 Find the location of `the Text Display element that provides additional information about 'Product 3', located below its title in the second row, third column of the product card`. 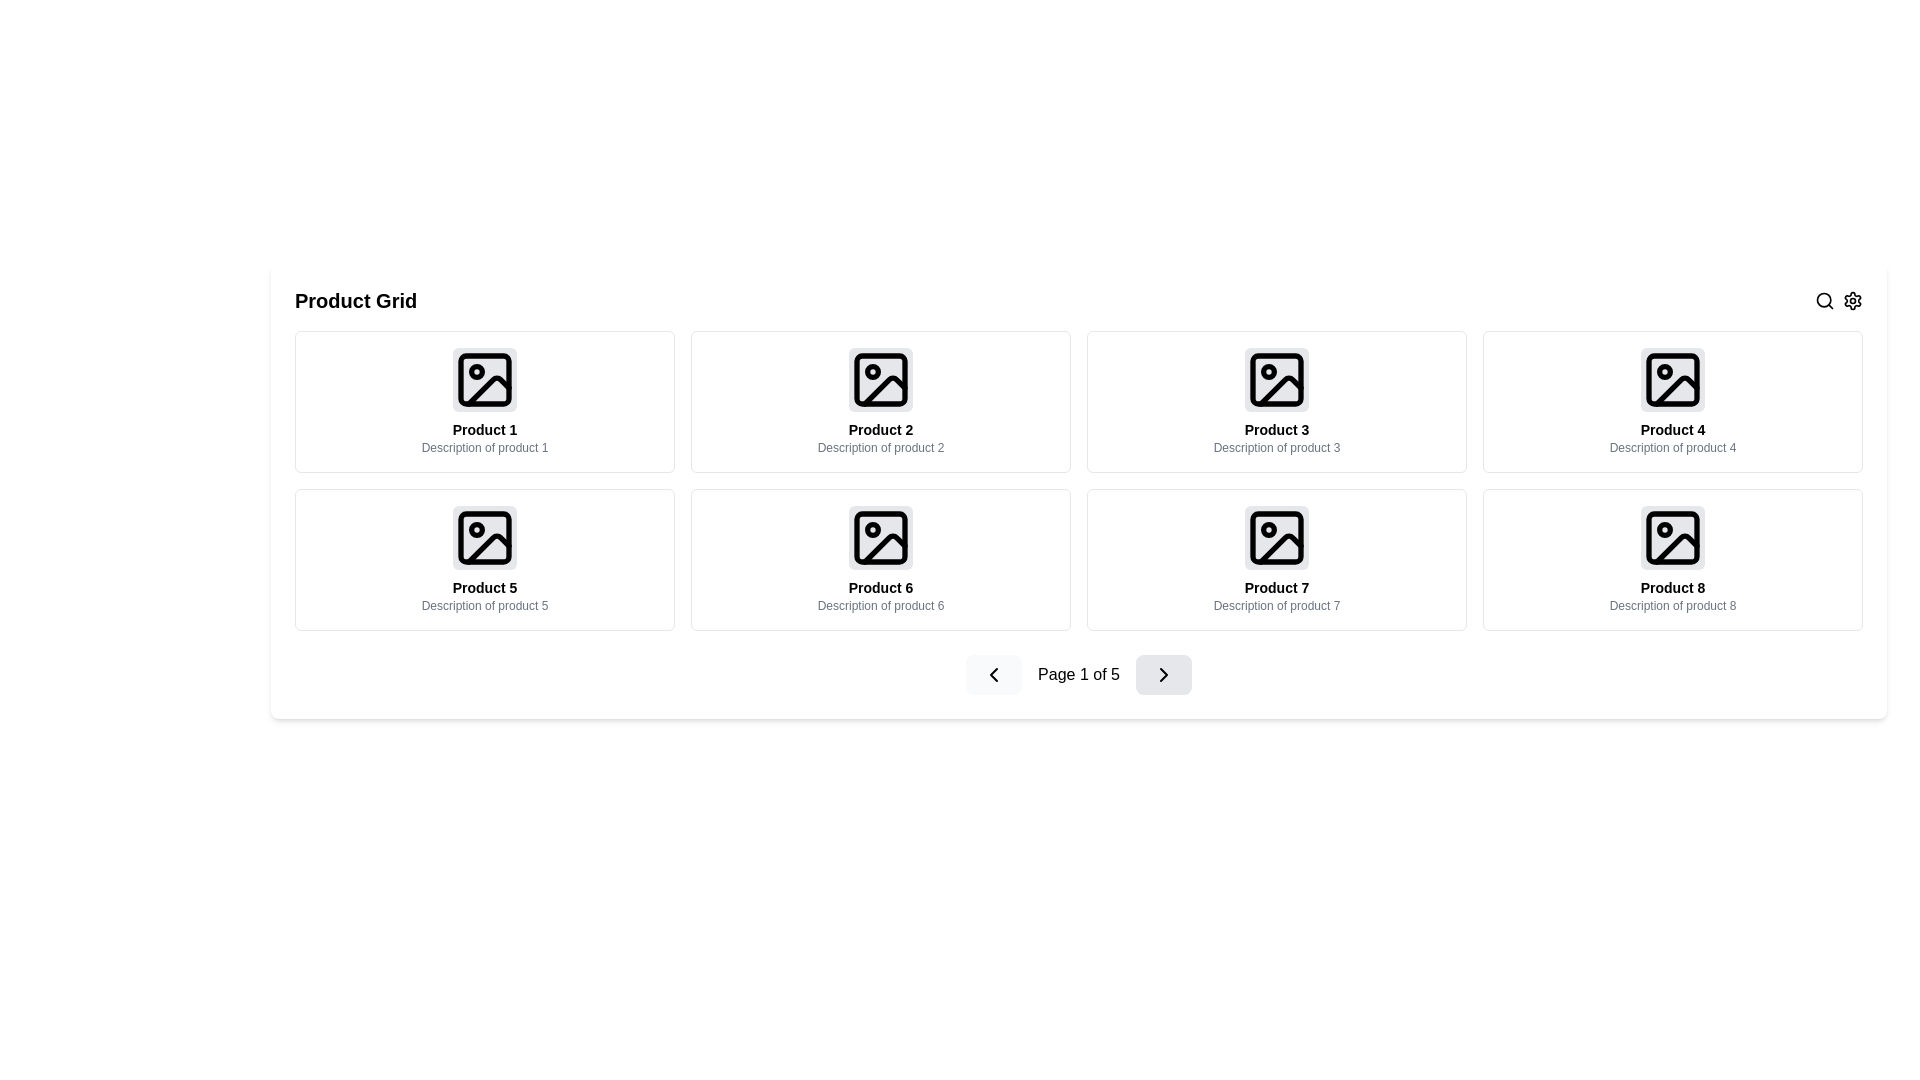

the Text Display element that provides additional information about 'Product 3', located below its title in the second row, third column of the product card is located at coordinates (1275, 446).